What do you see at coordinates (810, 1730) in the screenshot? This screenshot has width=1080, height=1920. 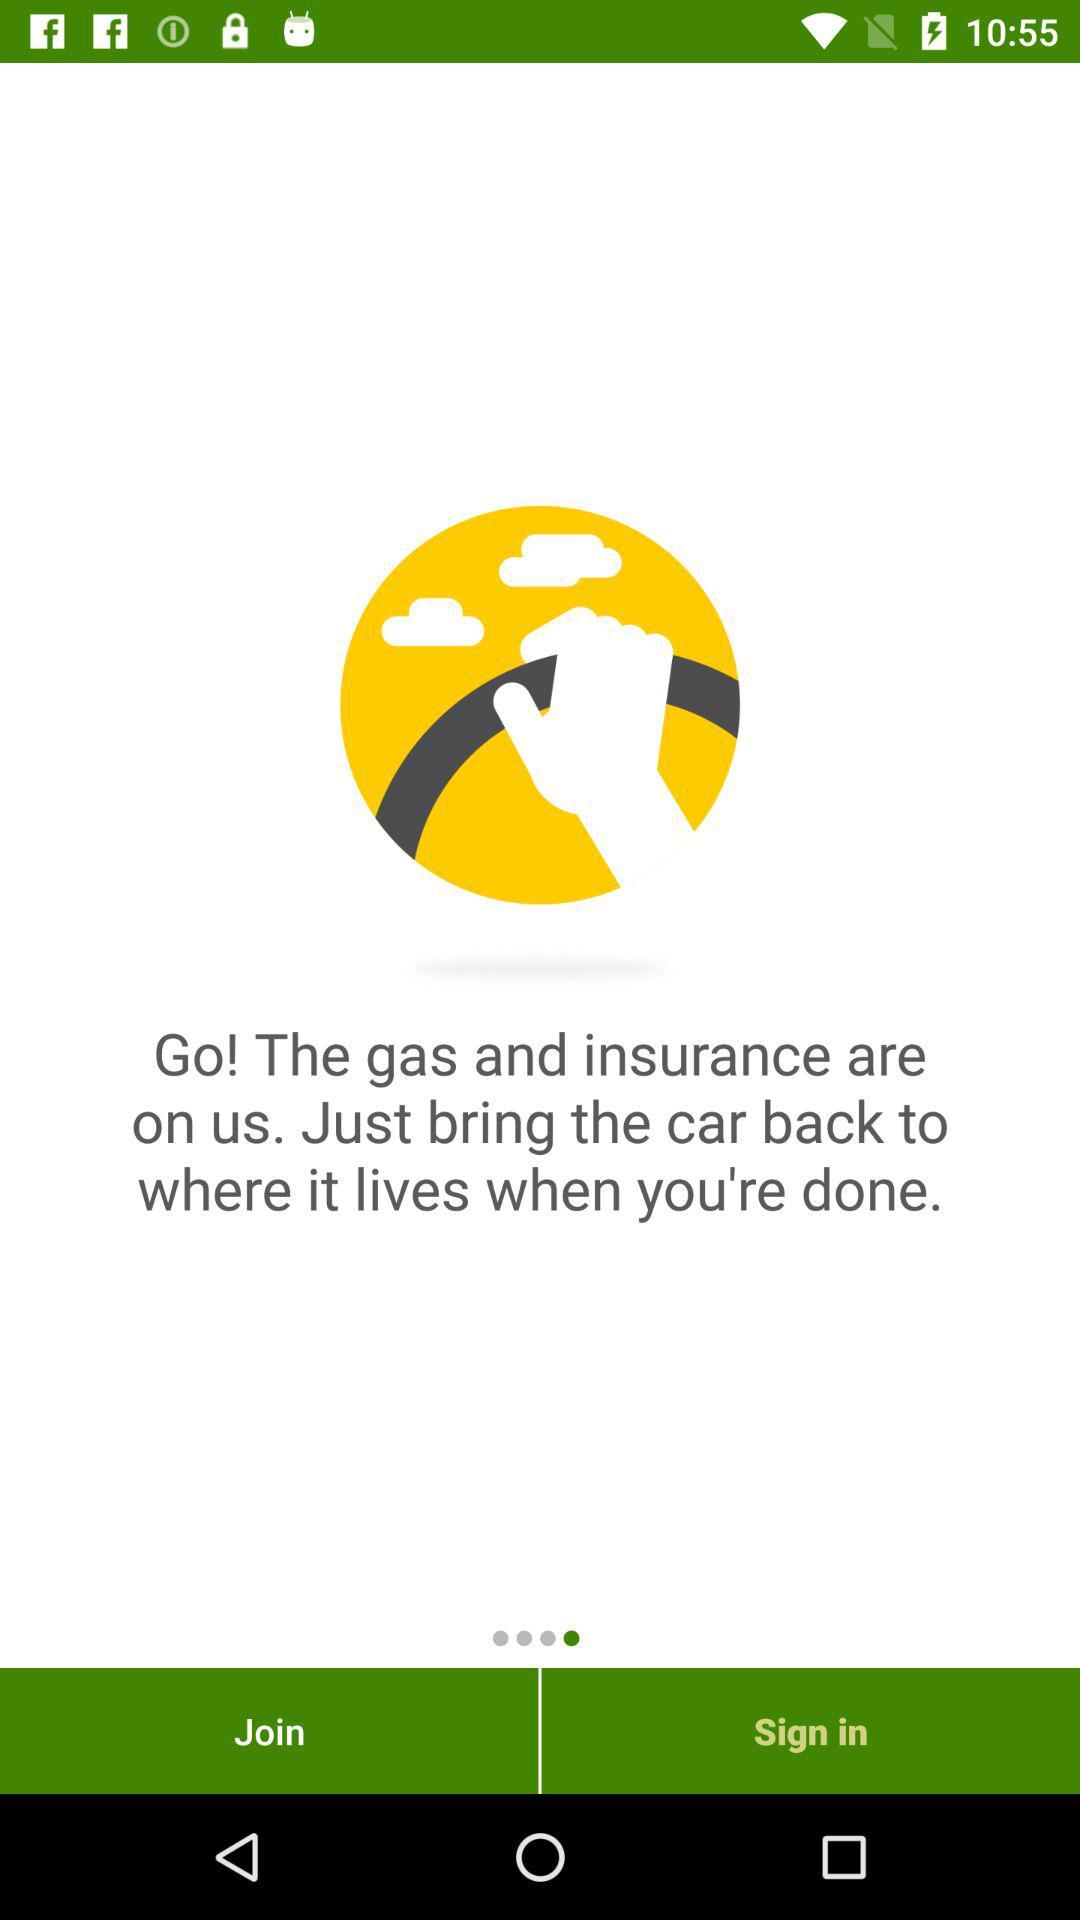 I see `icon to the right of join` at bounding box center [810, 1730].